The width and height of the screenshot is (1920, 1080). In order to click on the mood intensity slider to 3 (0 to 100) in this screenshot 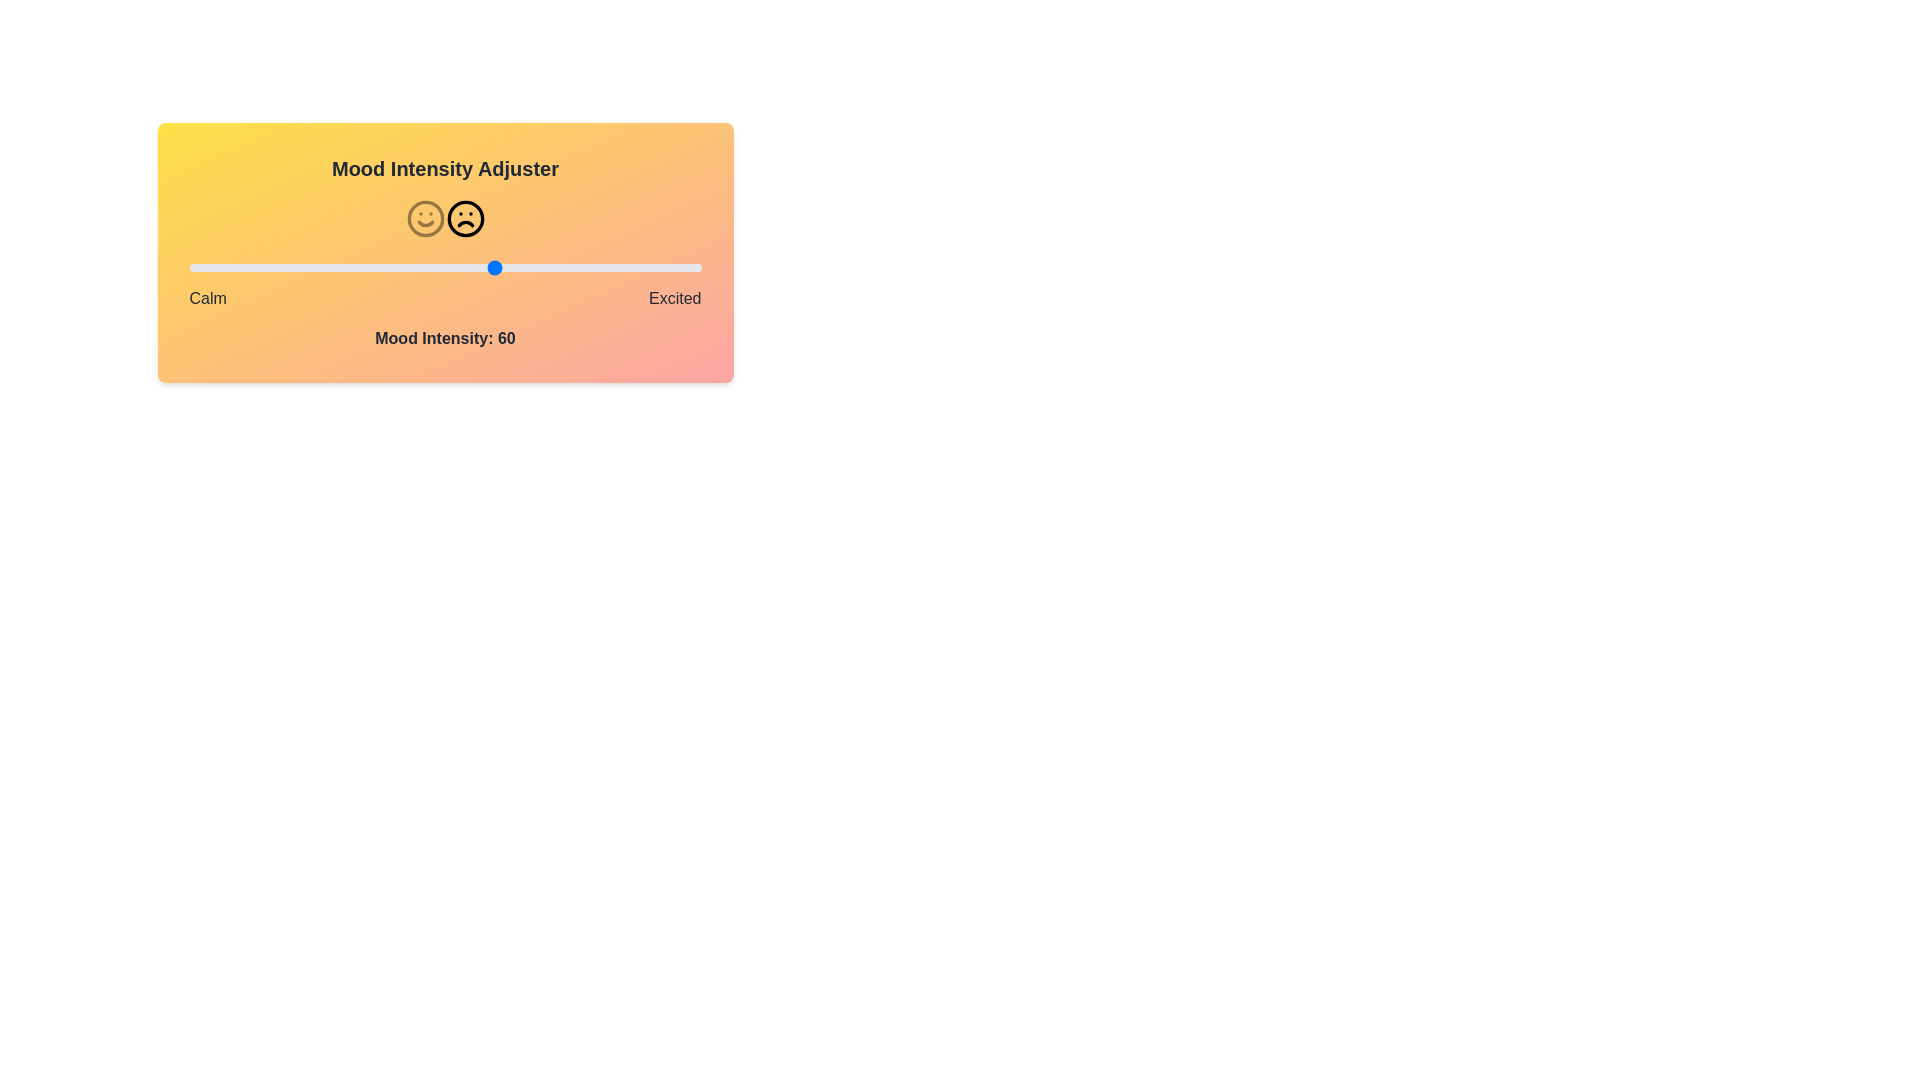, I will do `click(204, 266)`.